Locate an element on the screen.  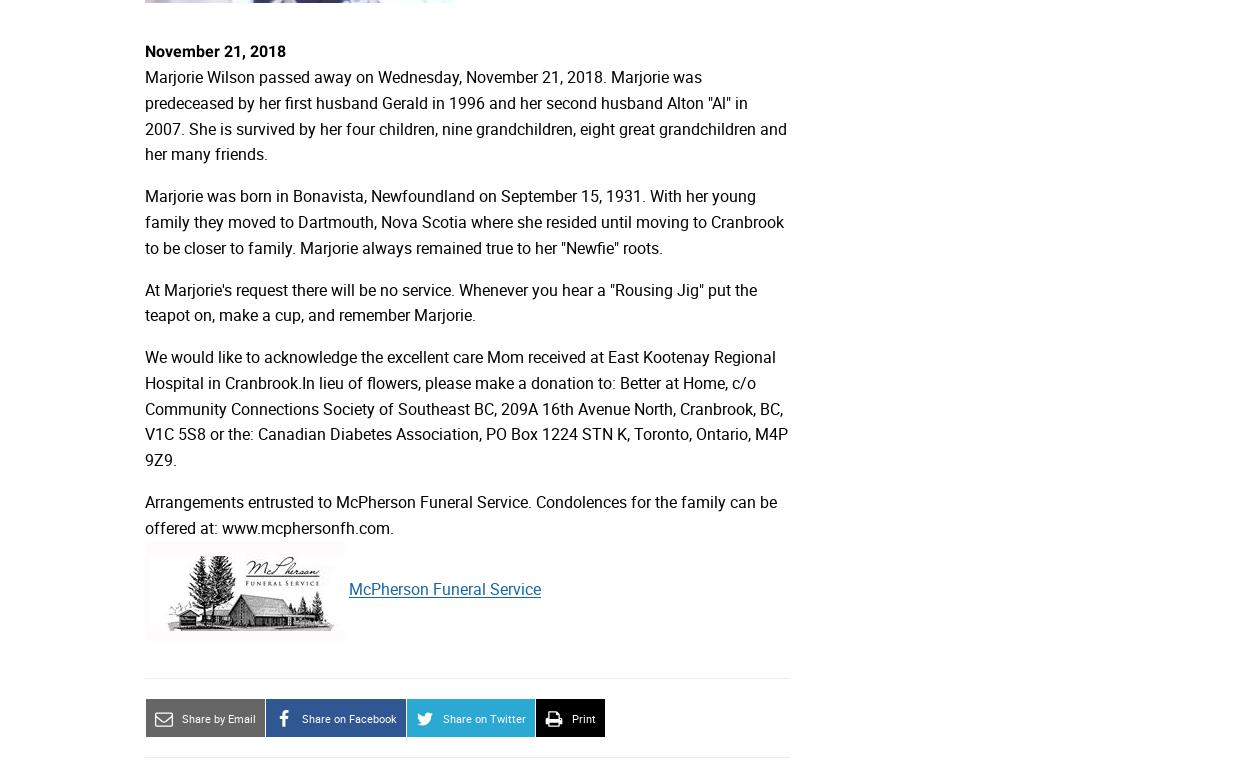
'Share on Twitter' is located at coordinates (483, 717).